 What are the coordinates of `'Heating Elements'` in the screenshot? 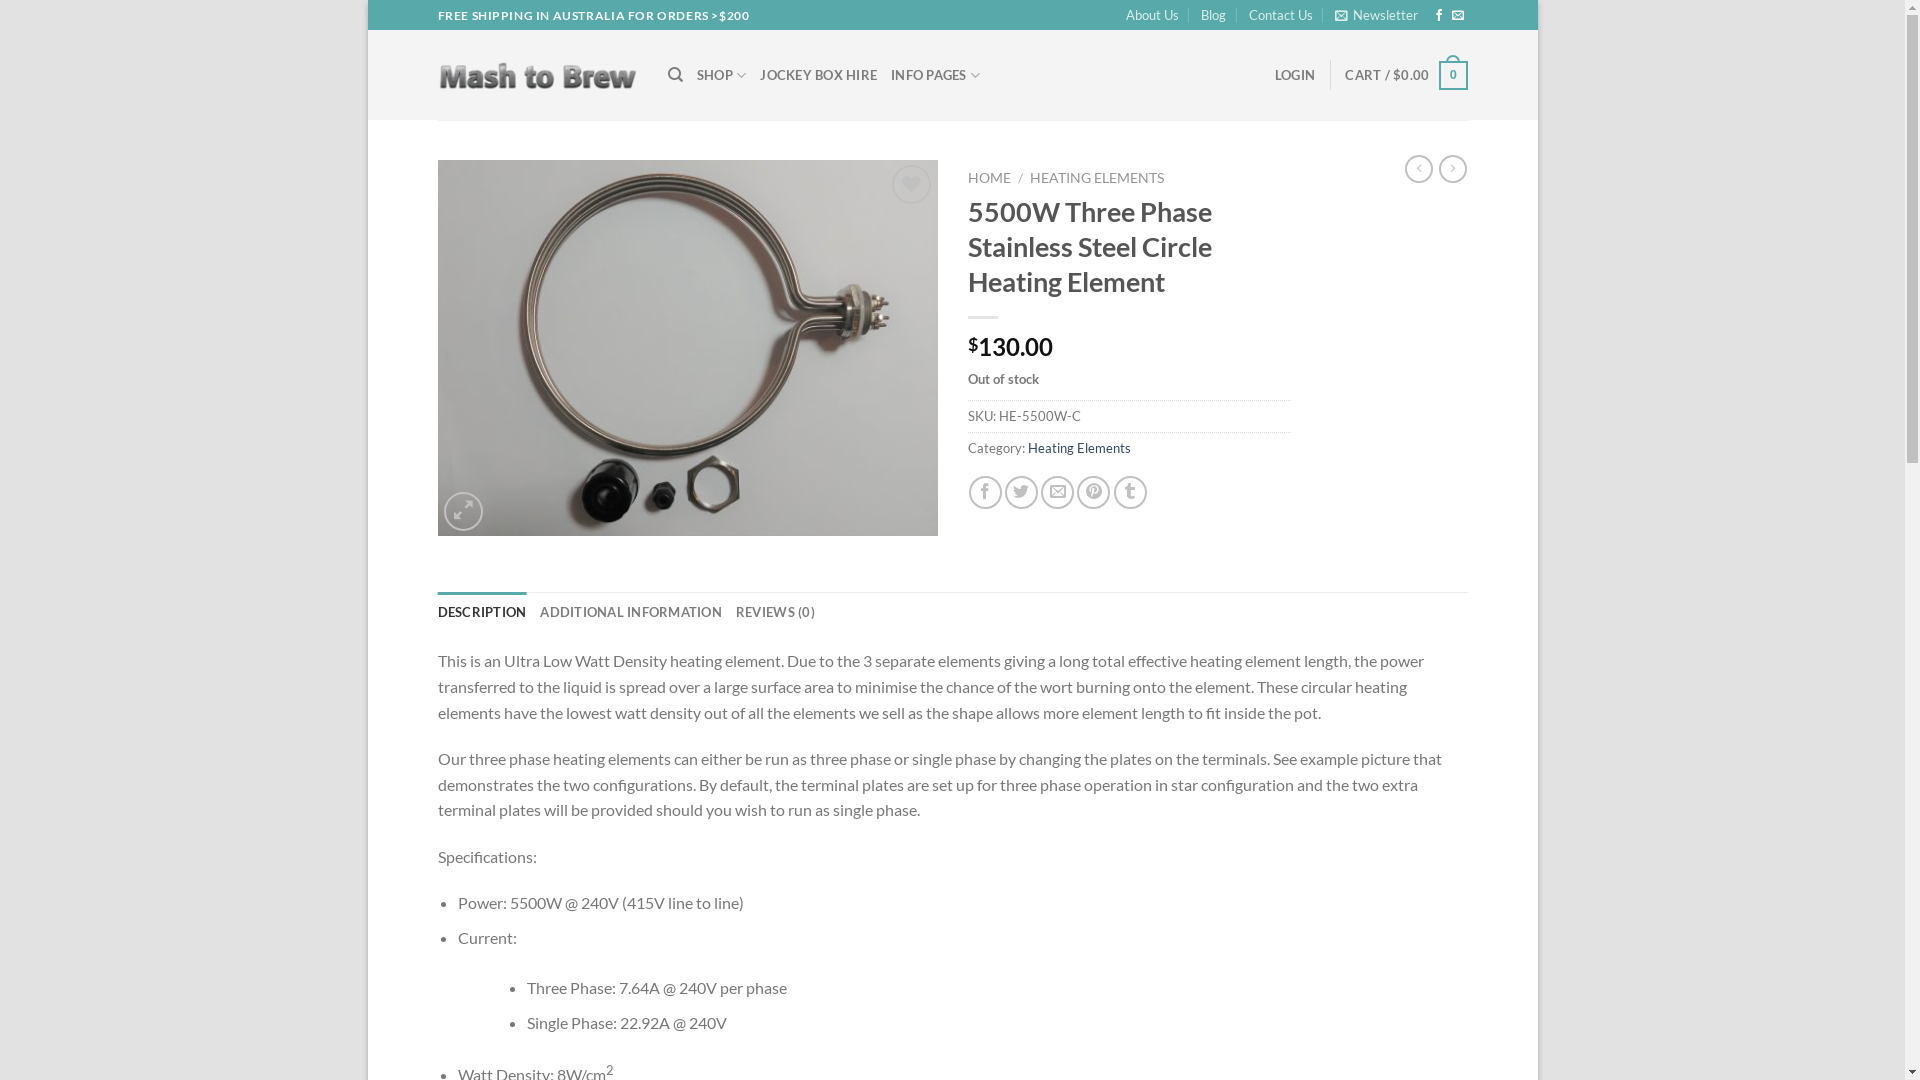 It's located at (1078, 446).